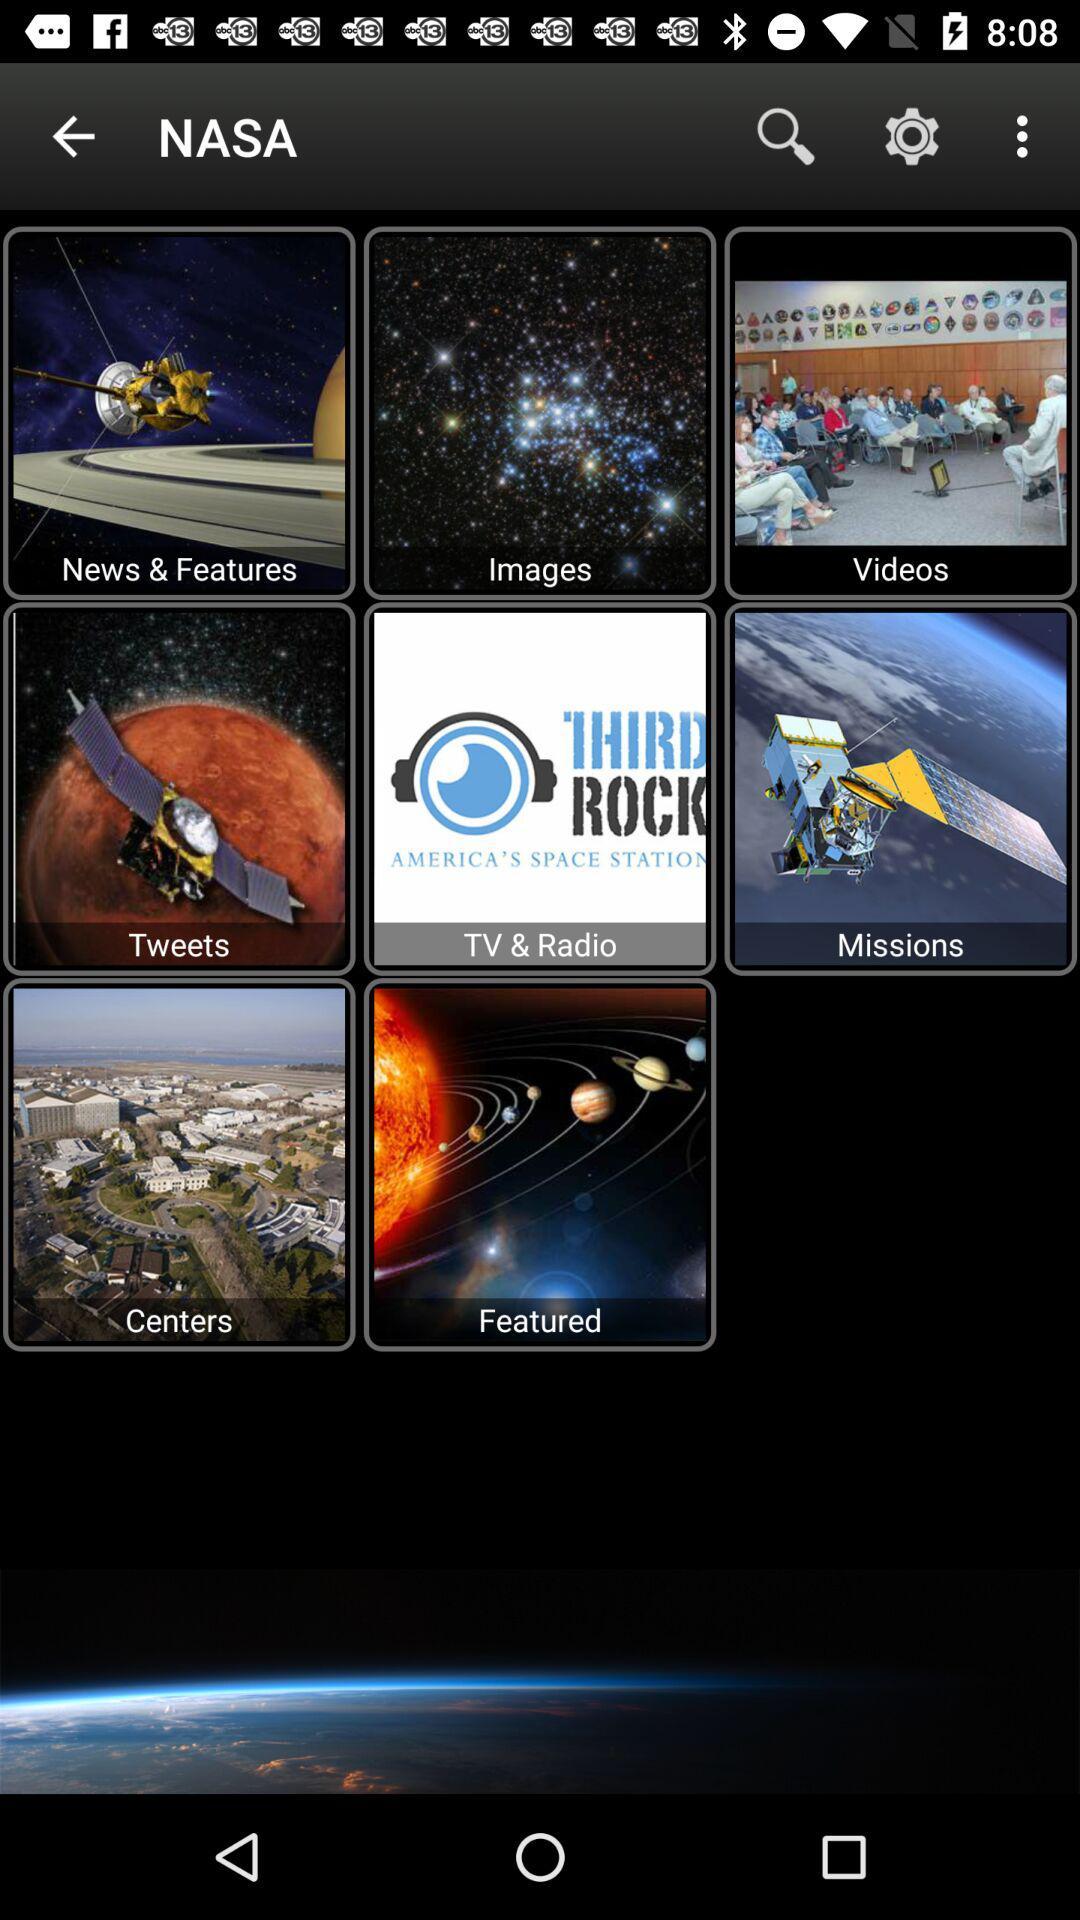 The height and width of the screenshot is (1920, 1080). Describe the element at coordinates (785, 135) in the screenshot. I see `item next to nasa icon` at that location.